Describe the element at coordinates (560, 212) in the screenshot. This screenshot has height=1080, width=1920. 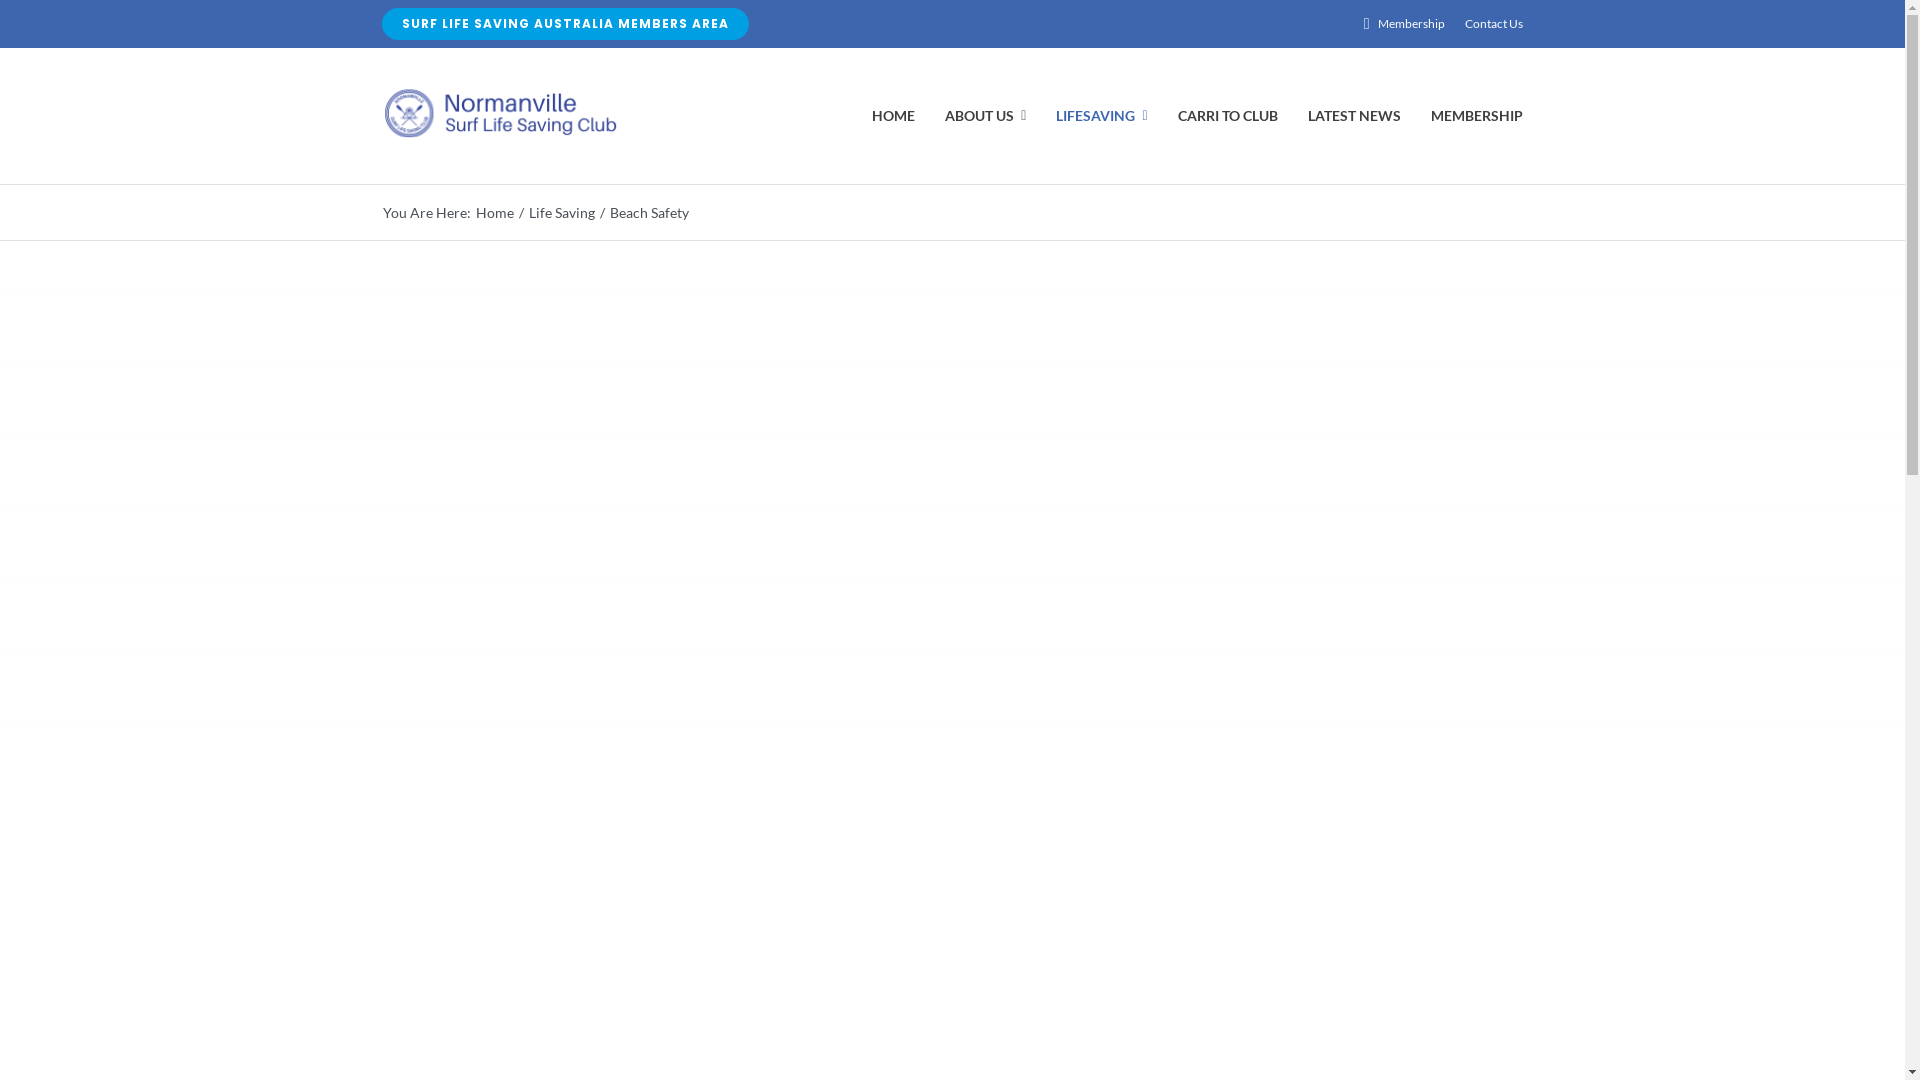
I see `'Life Saving'` at that location.